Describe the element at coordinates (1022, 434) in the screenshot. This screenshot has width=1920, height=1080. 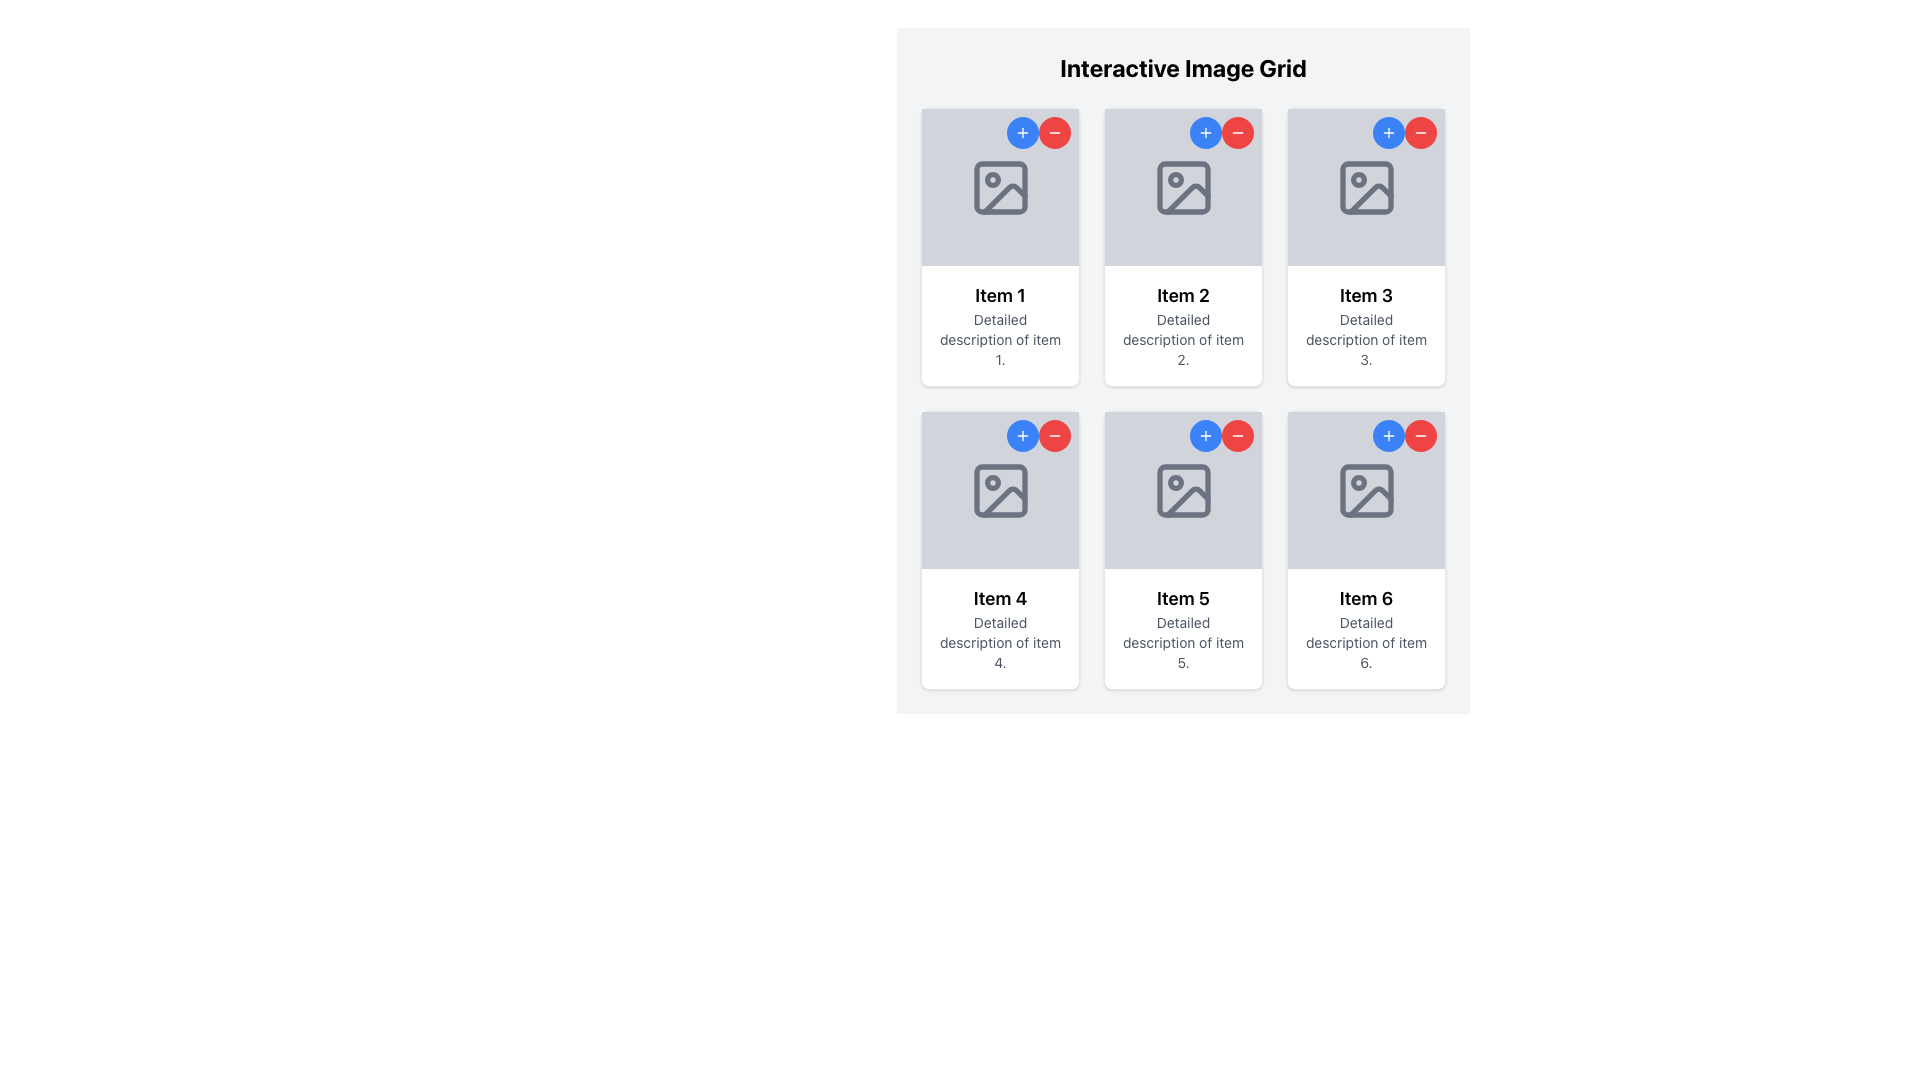
I see `the '+' button located in the top-right corner of the 'Item 4' card` at that location.